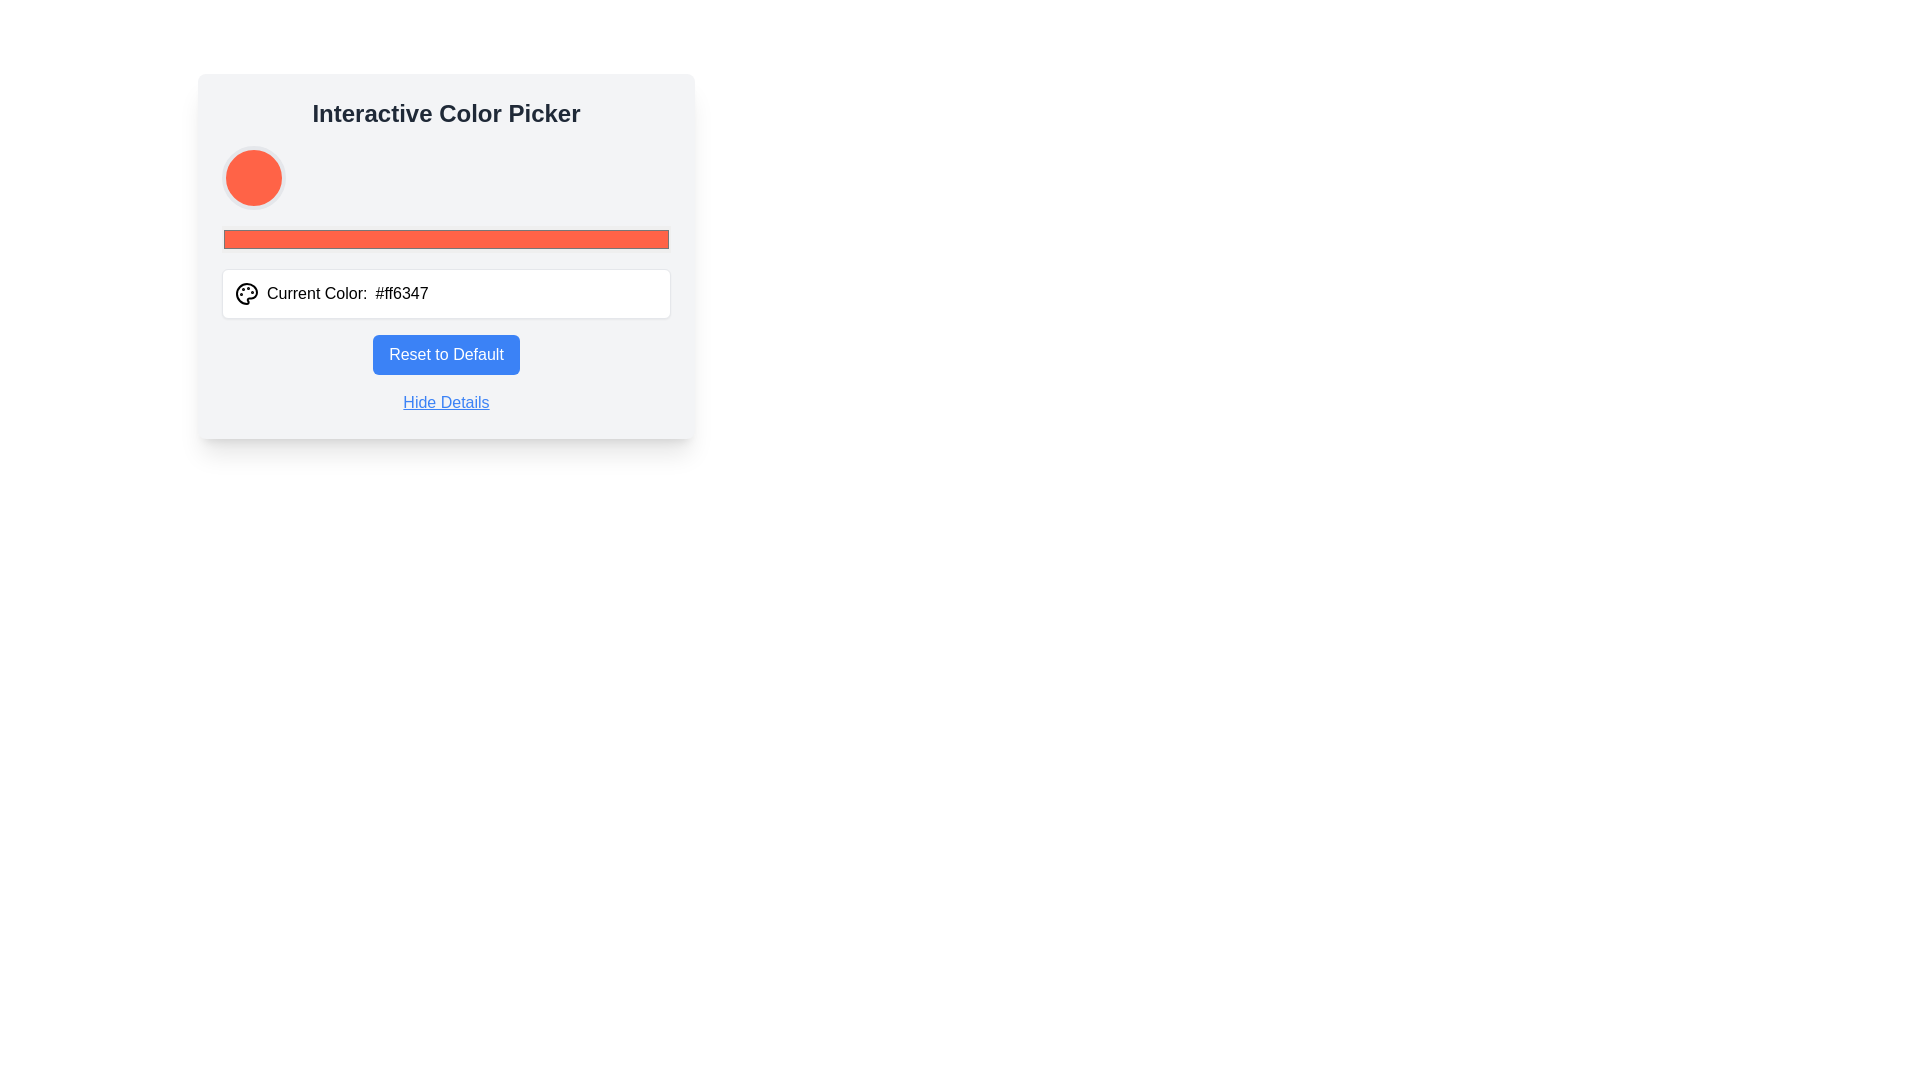 This screenshot has height=1080, width=1920. I want to click on the slider value, so click(383, 238).